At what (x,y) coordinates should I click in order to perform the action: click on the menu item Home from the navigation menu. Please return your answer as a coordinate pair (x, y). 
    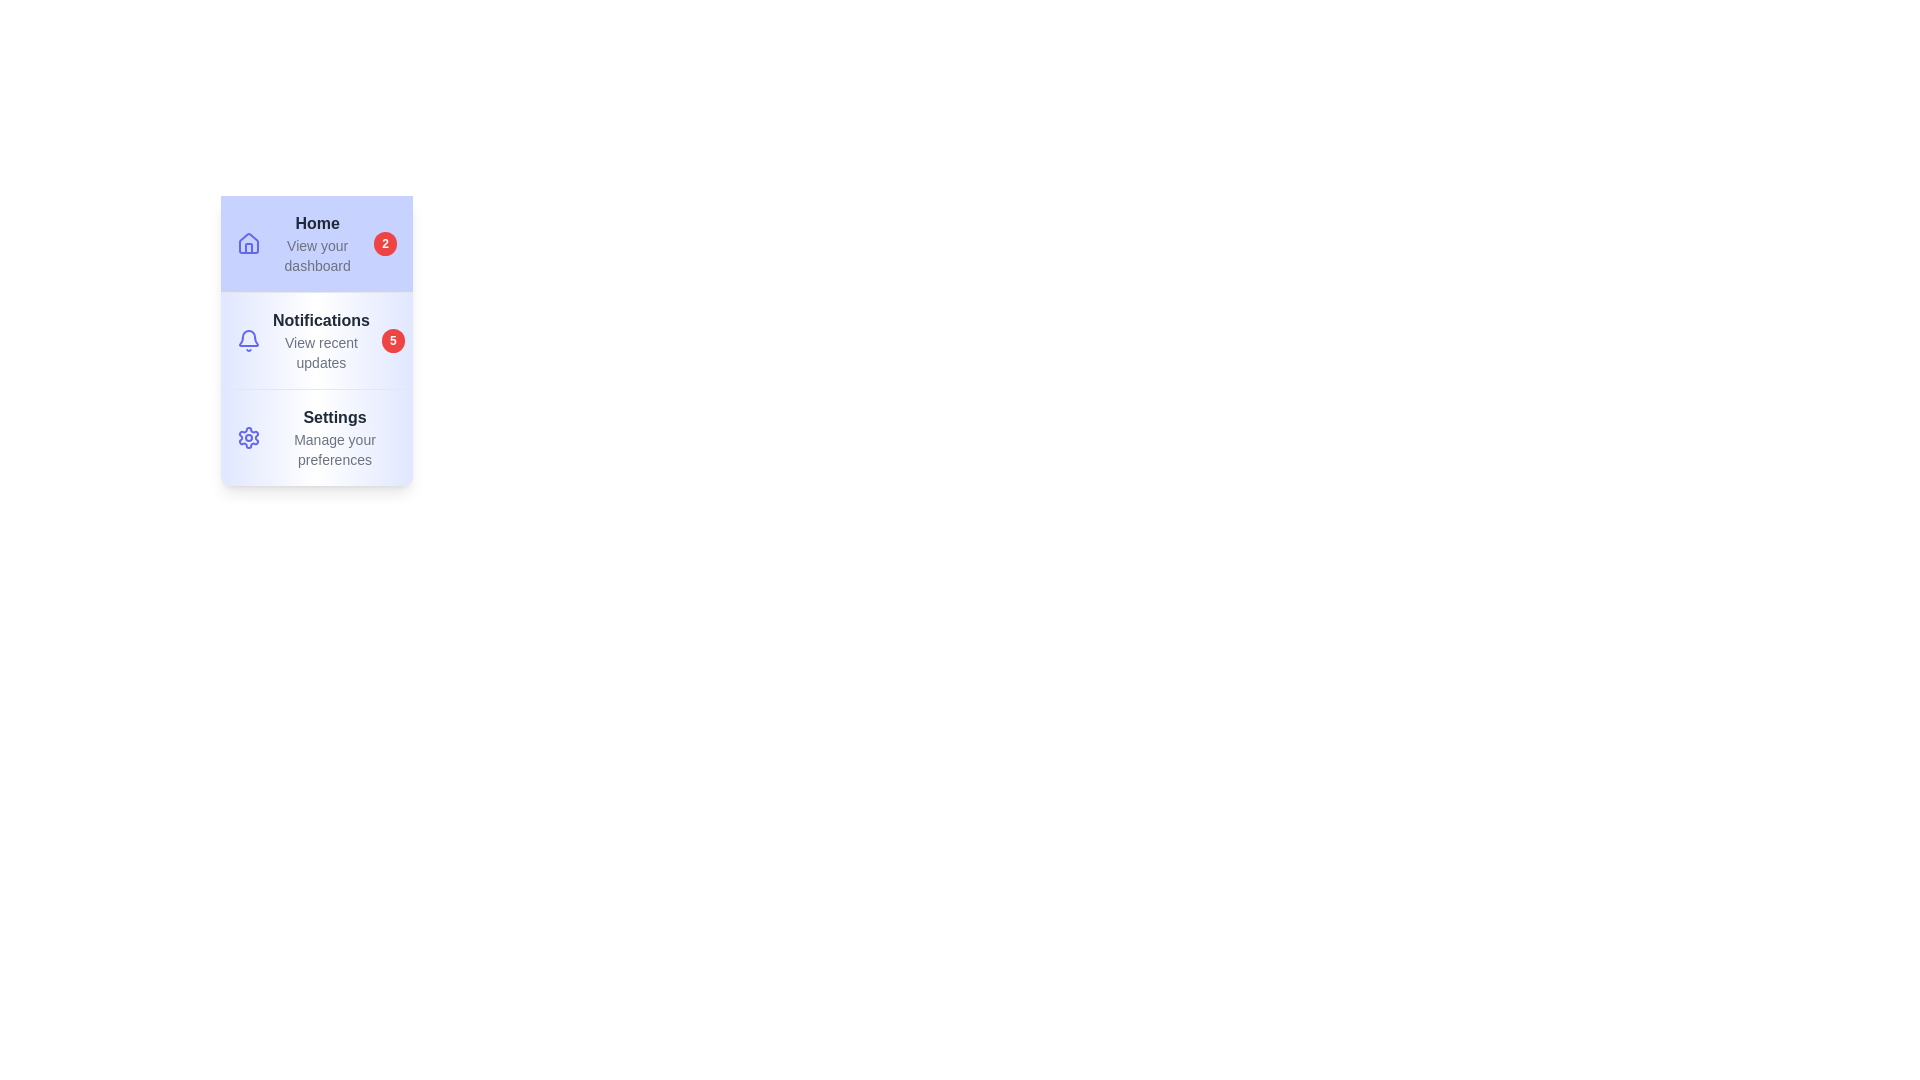
    Looking at the image, I should click on (315, 242).